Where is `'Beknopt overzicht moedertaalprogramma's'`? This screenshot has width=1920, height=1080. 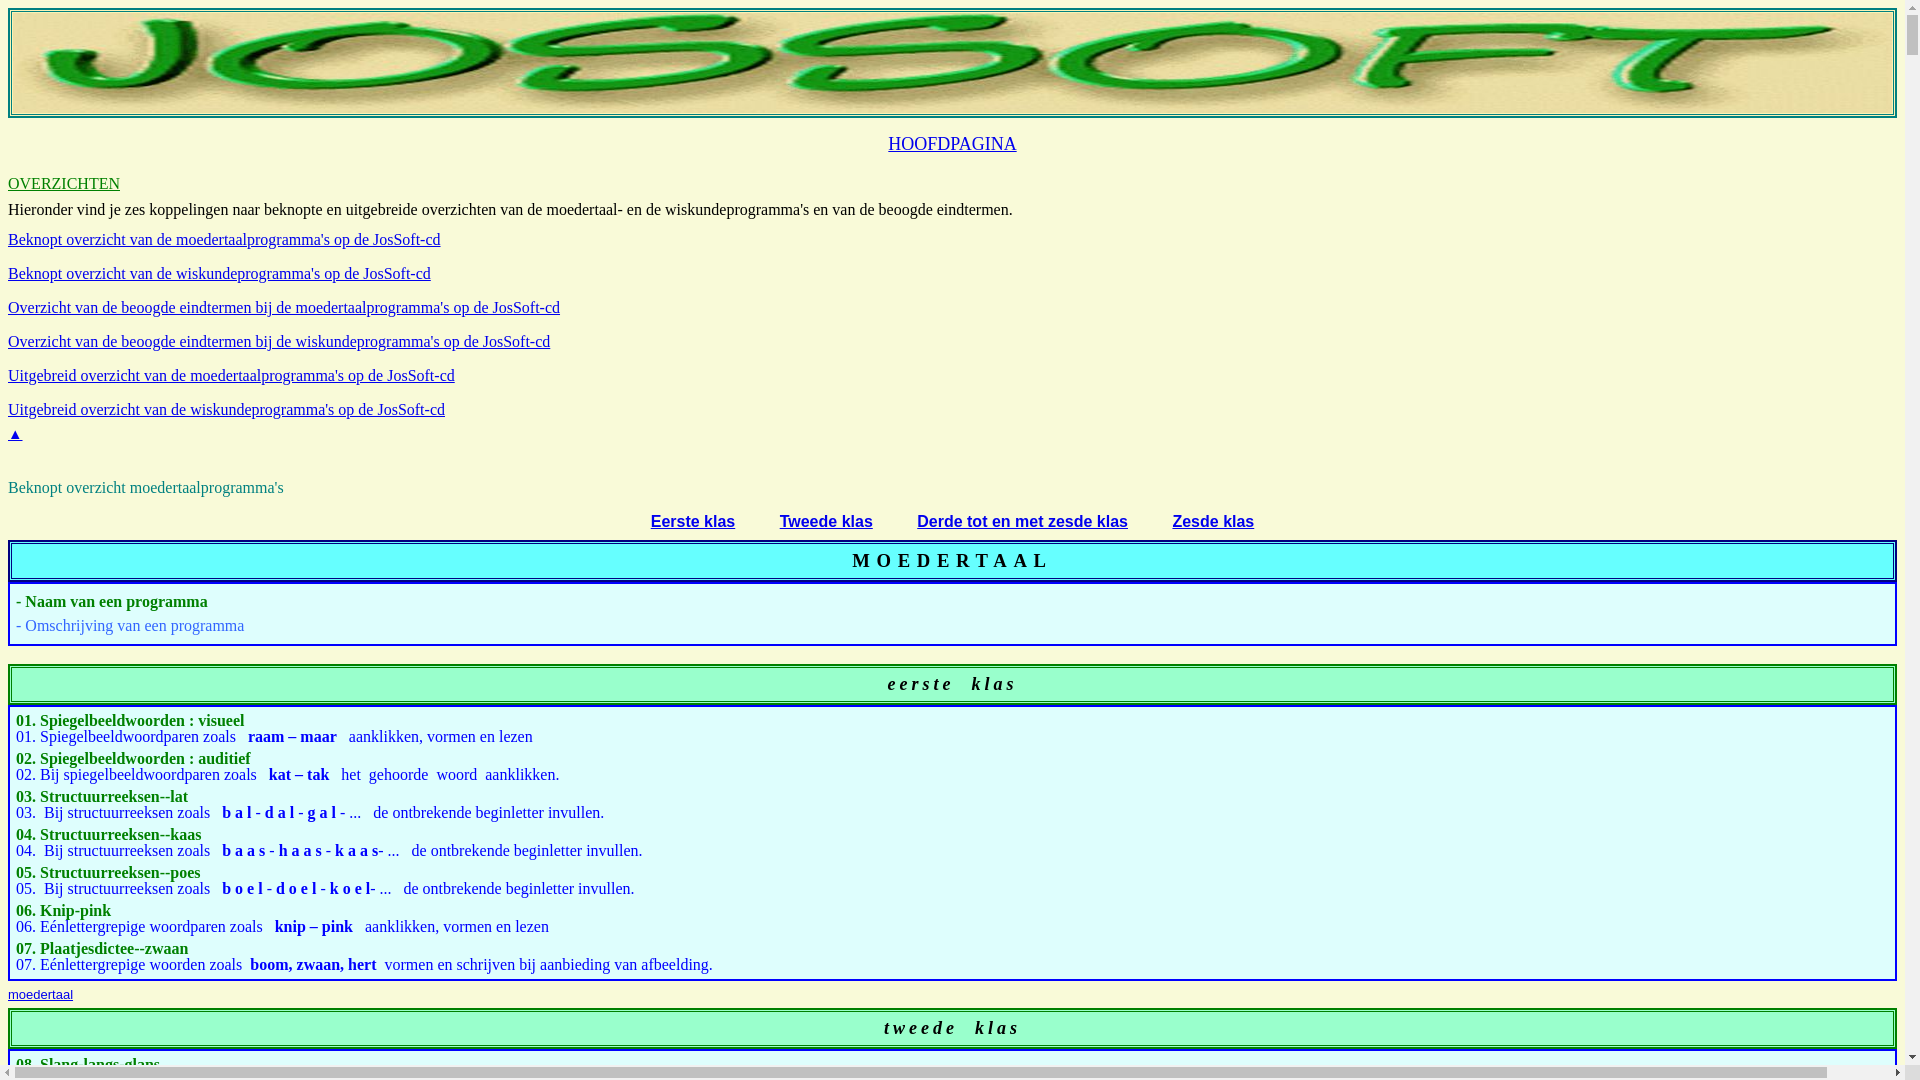 'Beknopt overzicht moedertaalprogramma's' is located at coordinates (144, 487).